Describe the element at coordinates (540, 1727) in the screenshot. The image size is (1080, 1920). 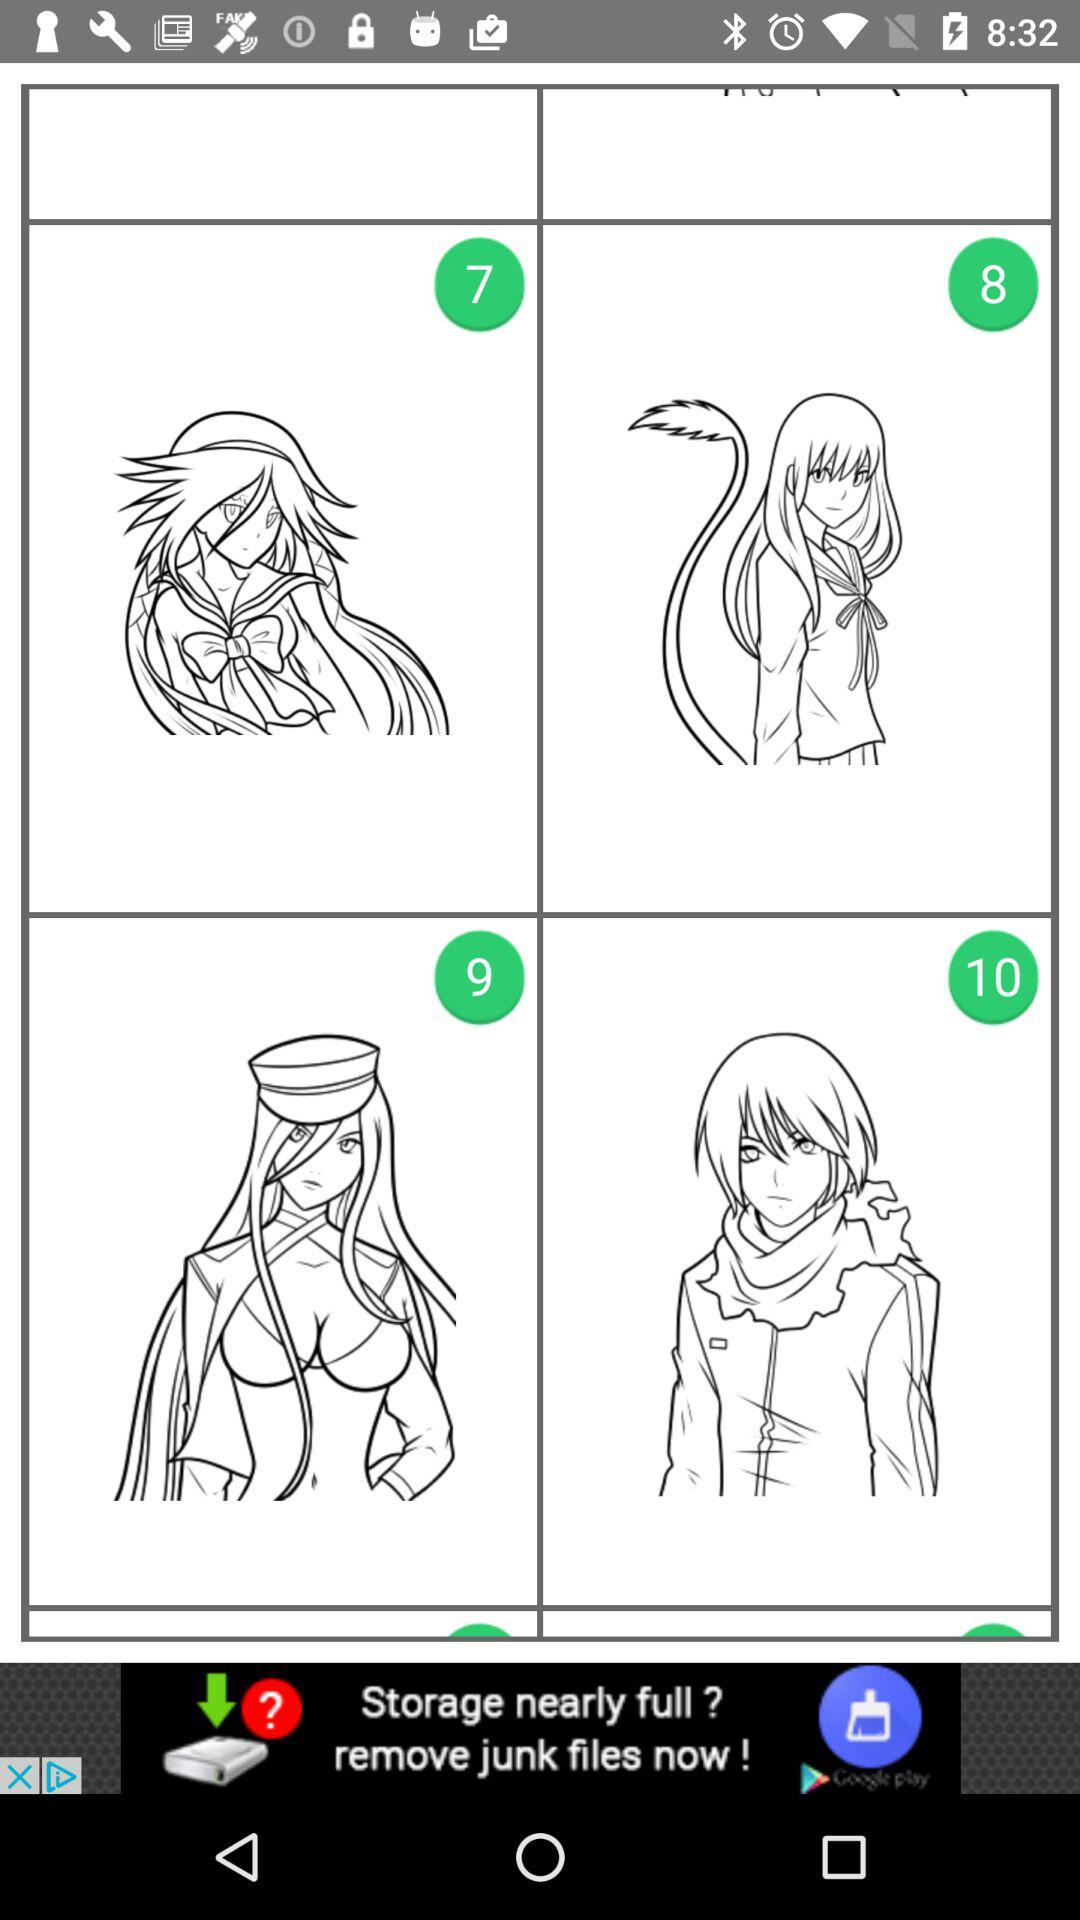
I see `it shows the information about storage clean` at that location.